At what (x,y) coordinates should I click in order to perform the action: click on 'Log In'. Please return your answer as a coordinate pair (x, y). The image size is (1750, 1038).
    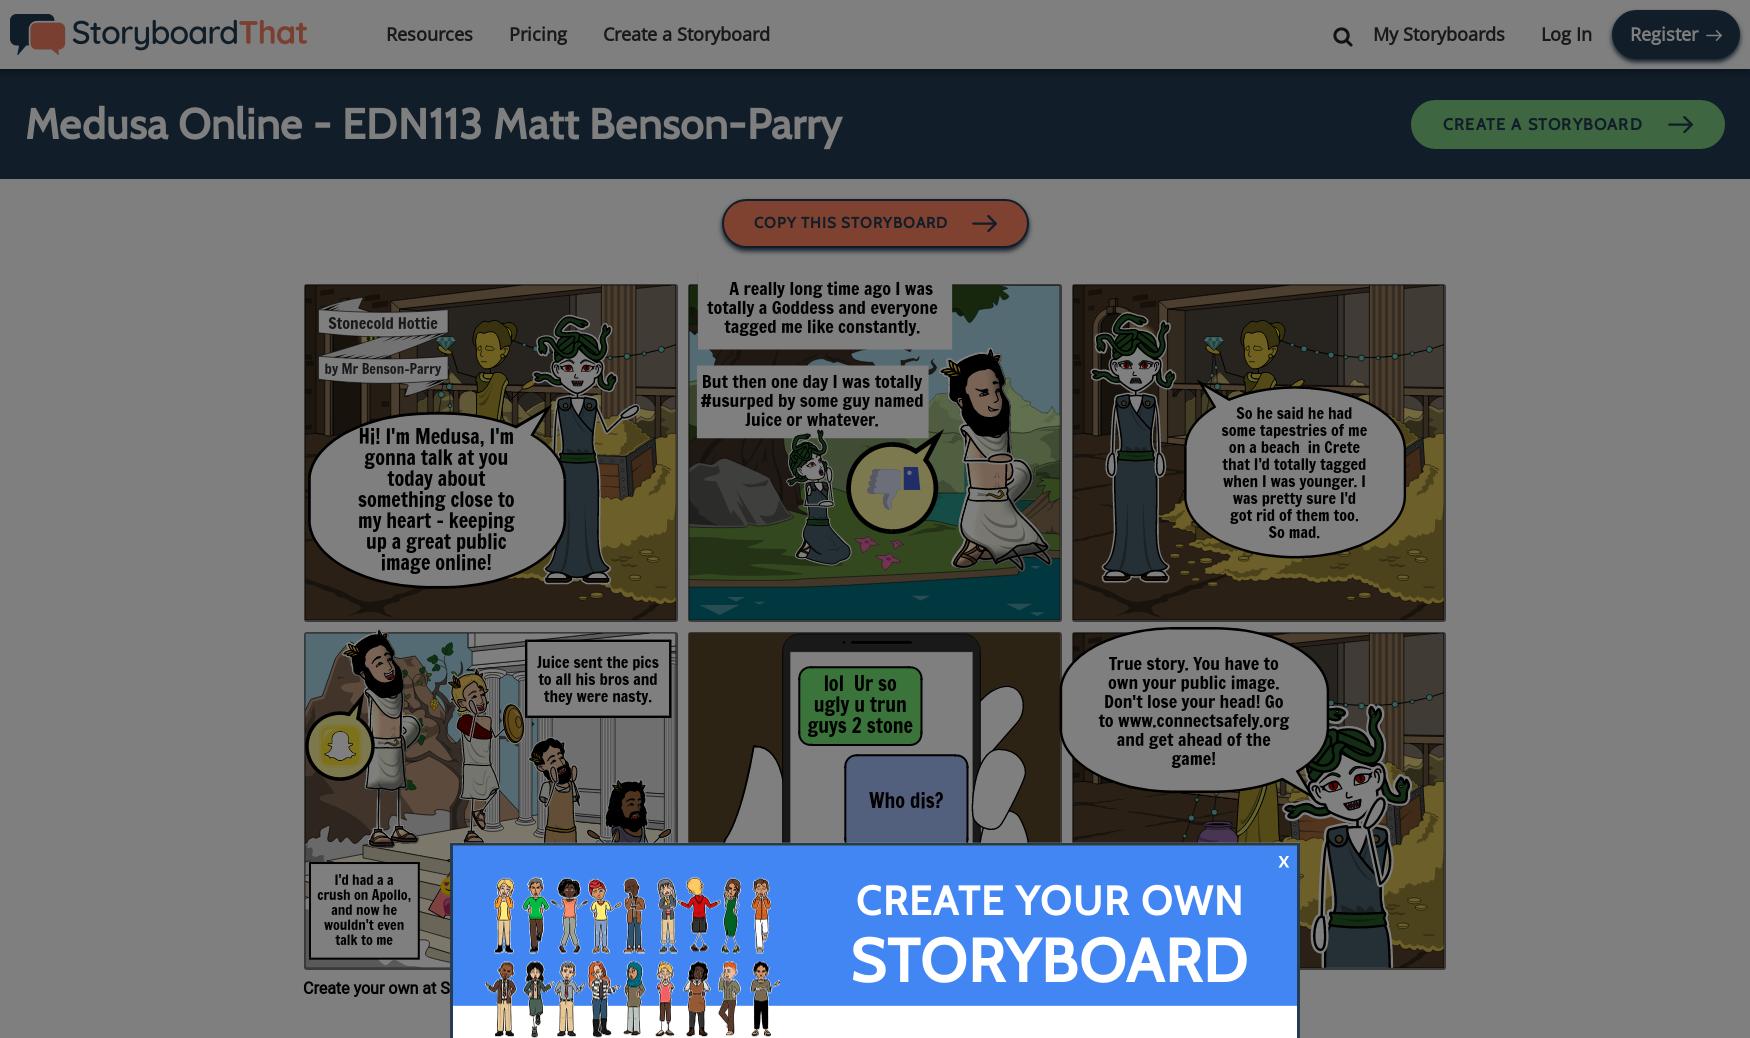
    Looking at the image, I should click on (1566, 33).